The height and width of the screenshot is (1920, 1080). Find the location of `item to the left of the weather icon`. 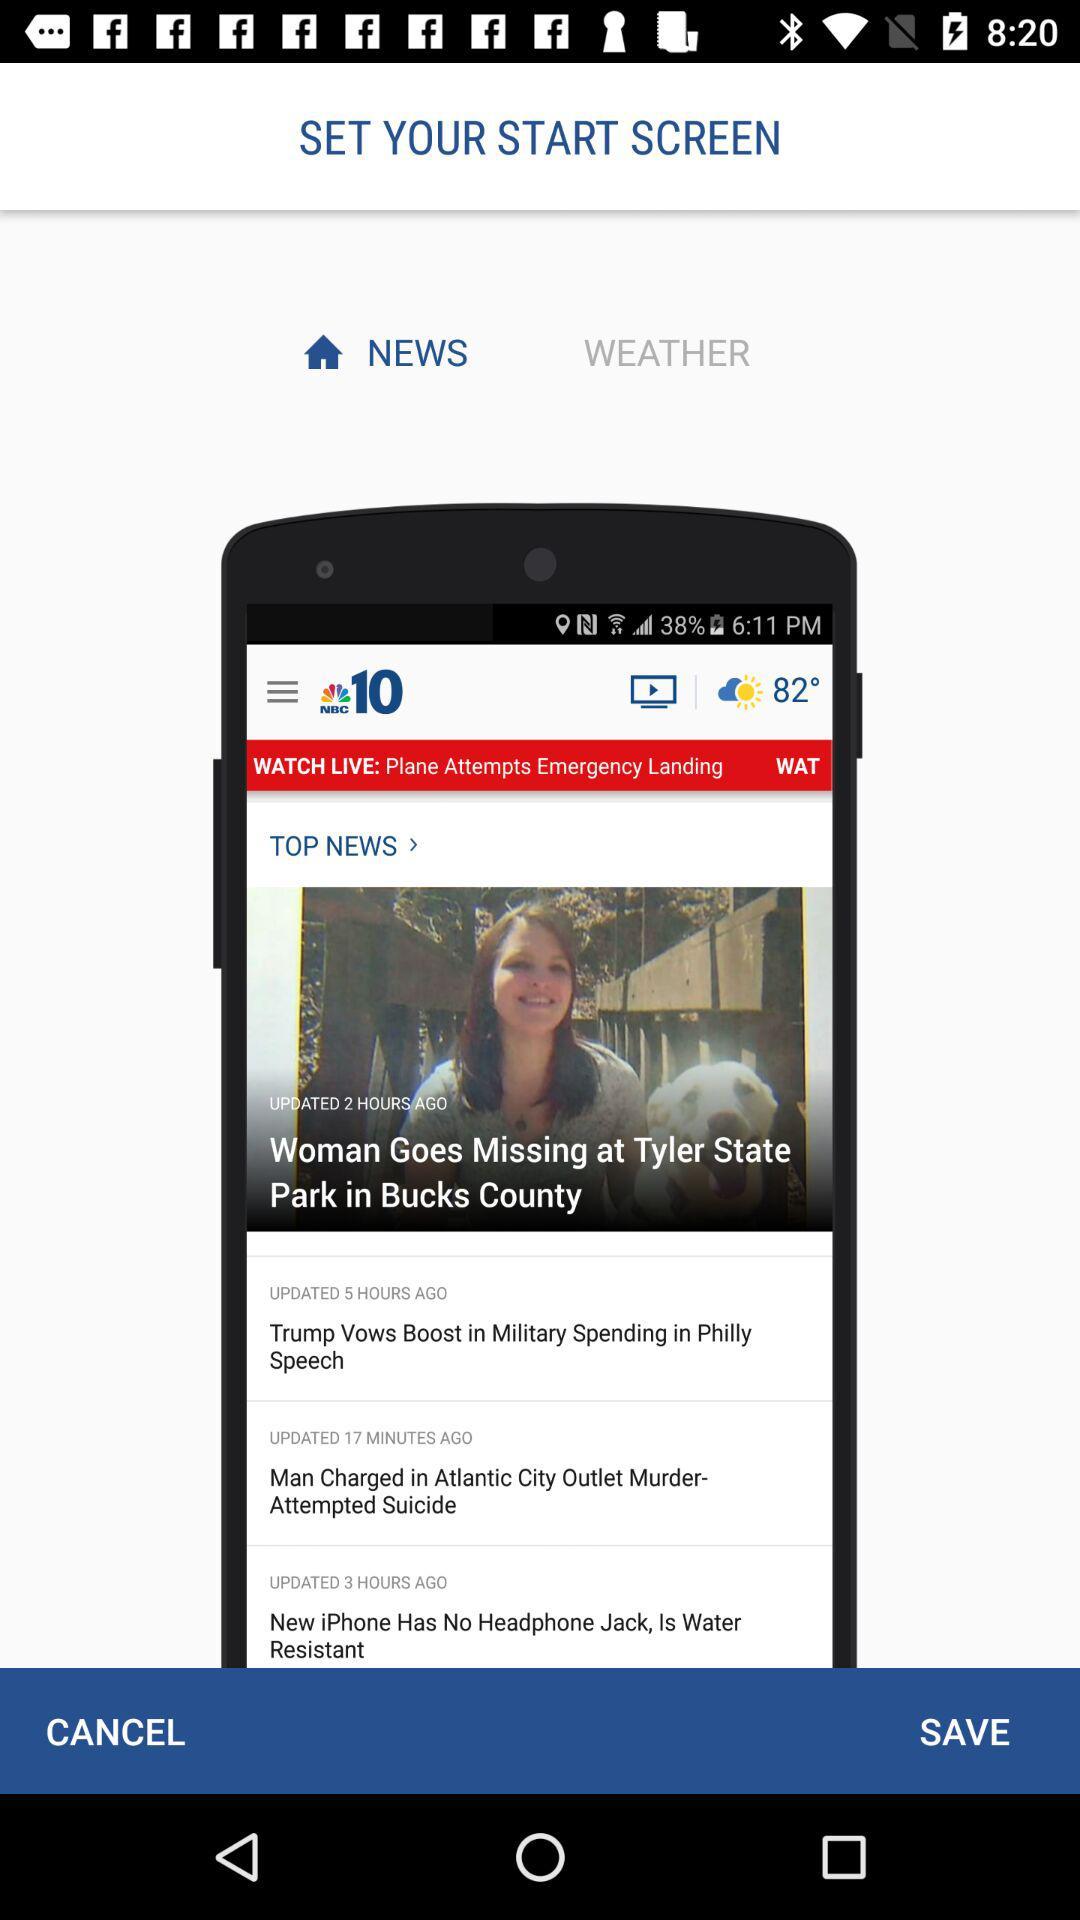

item to the left of the weather icon is located at coordinates (411, 351).